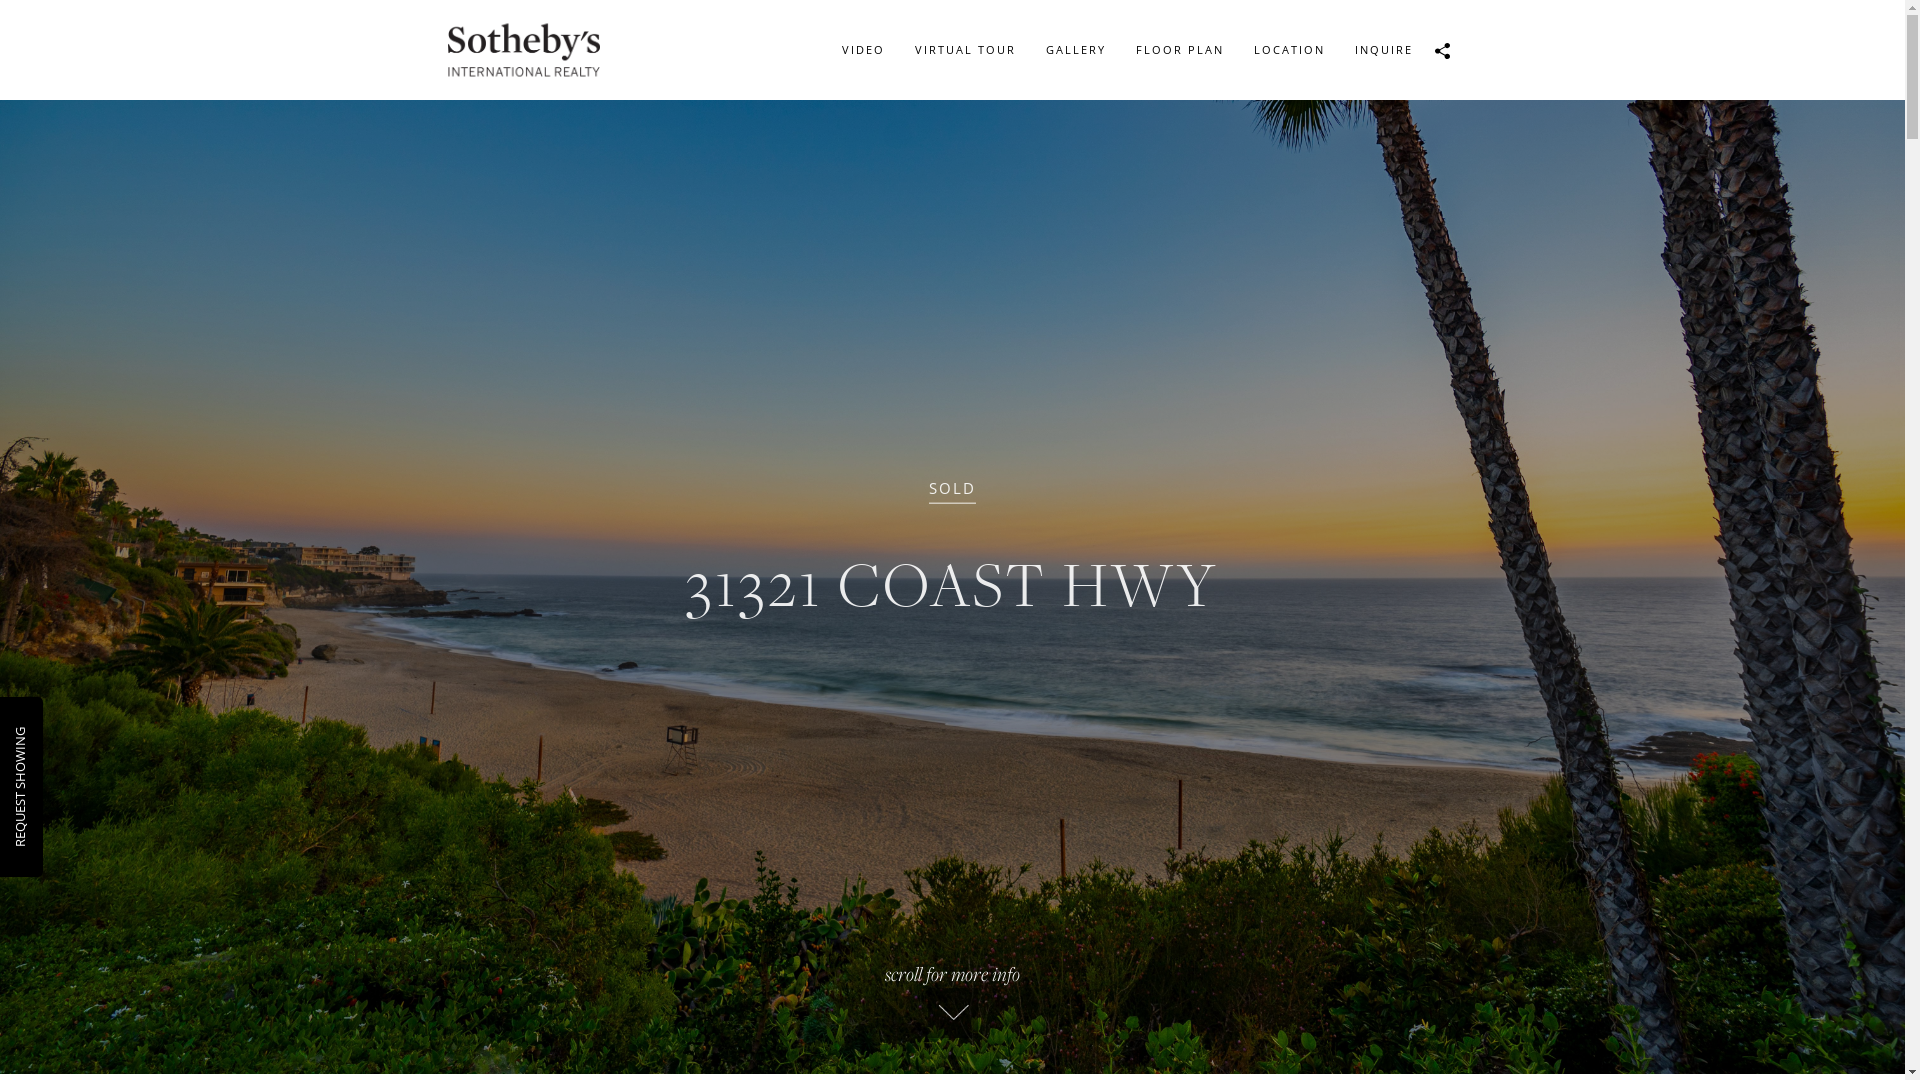 The width and height of the screenshot is (1920, 1080). Describe the element at coordinates (1339, 49) in the screenshot. I see `'INQUIRE'` at that location.